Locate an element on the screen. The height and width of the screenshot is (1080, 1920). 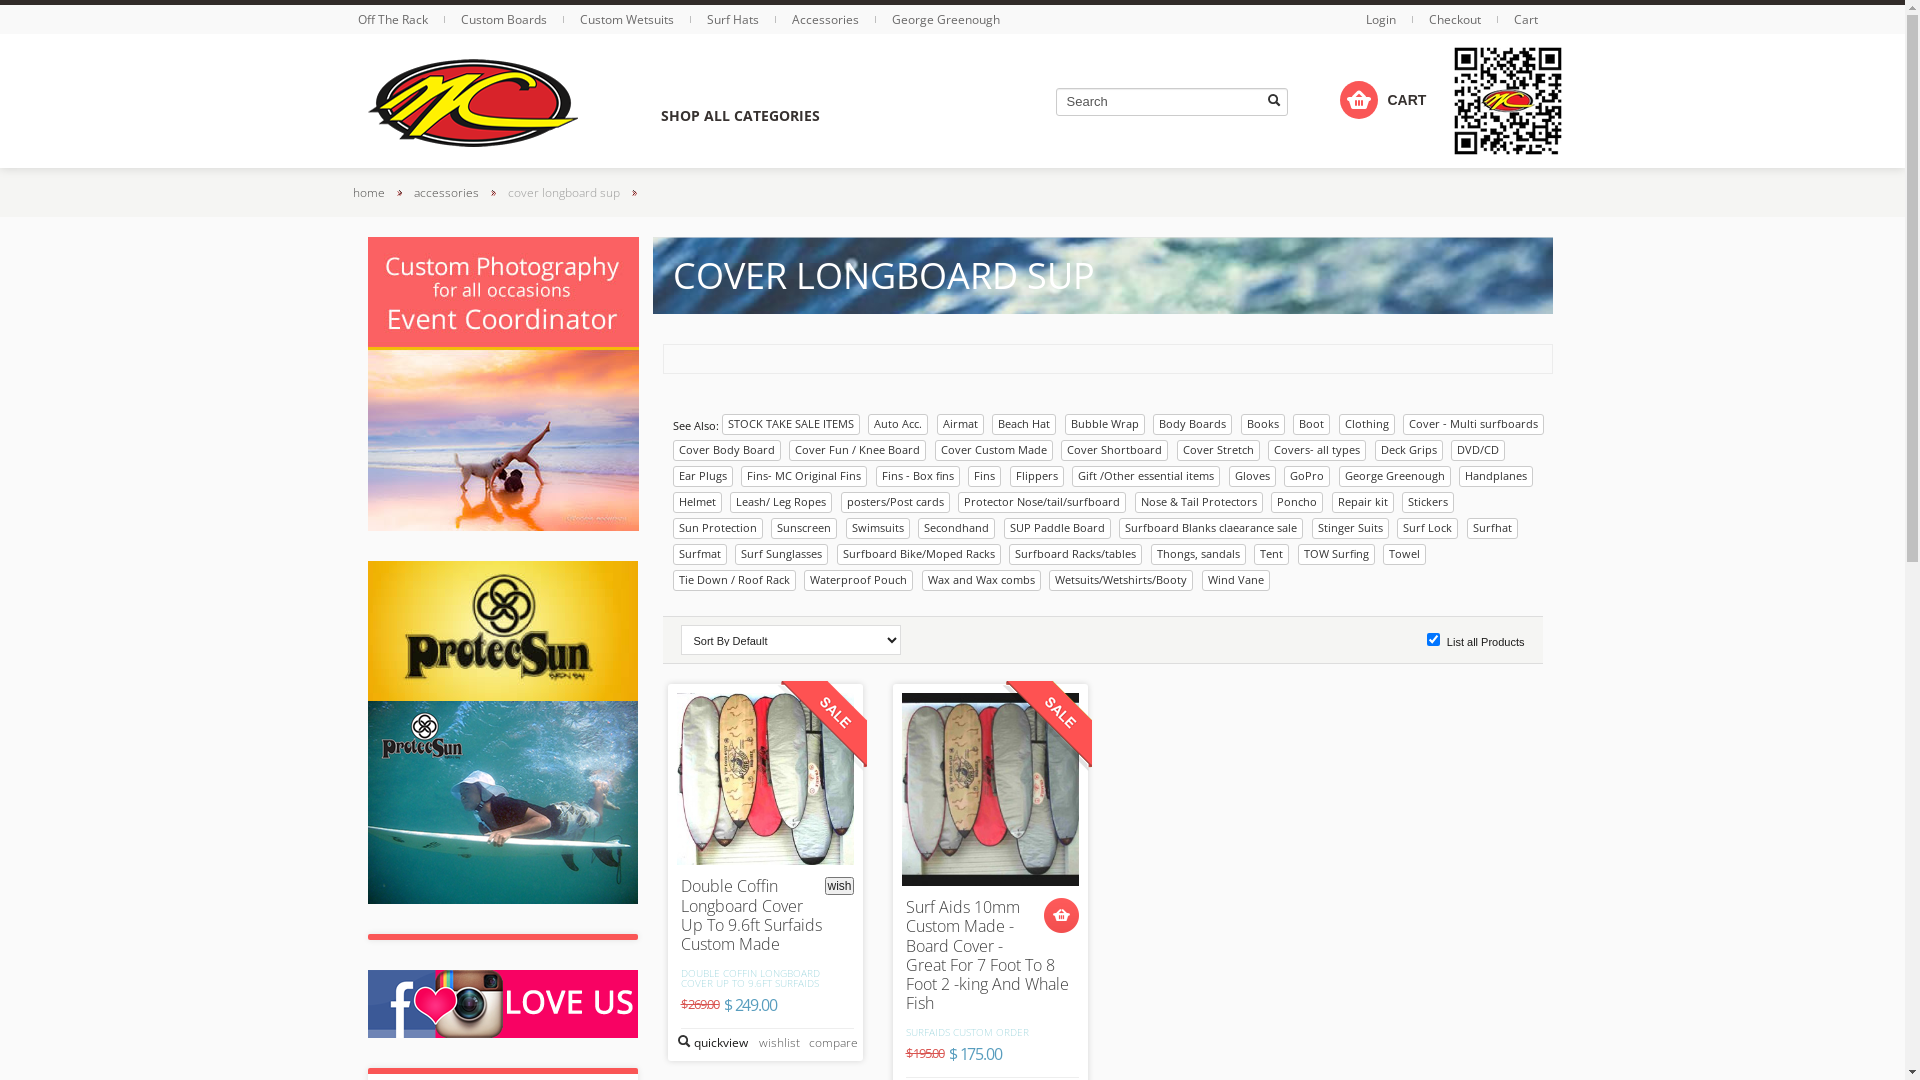
'Waterproof Pouch' is located at coordinates (858, 580).